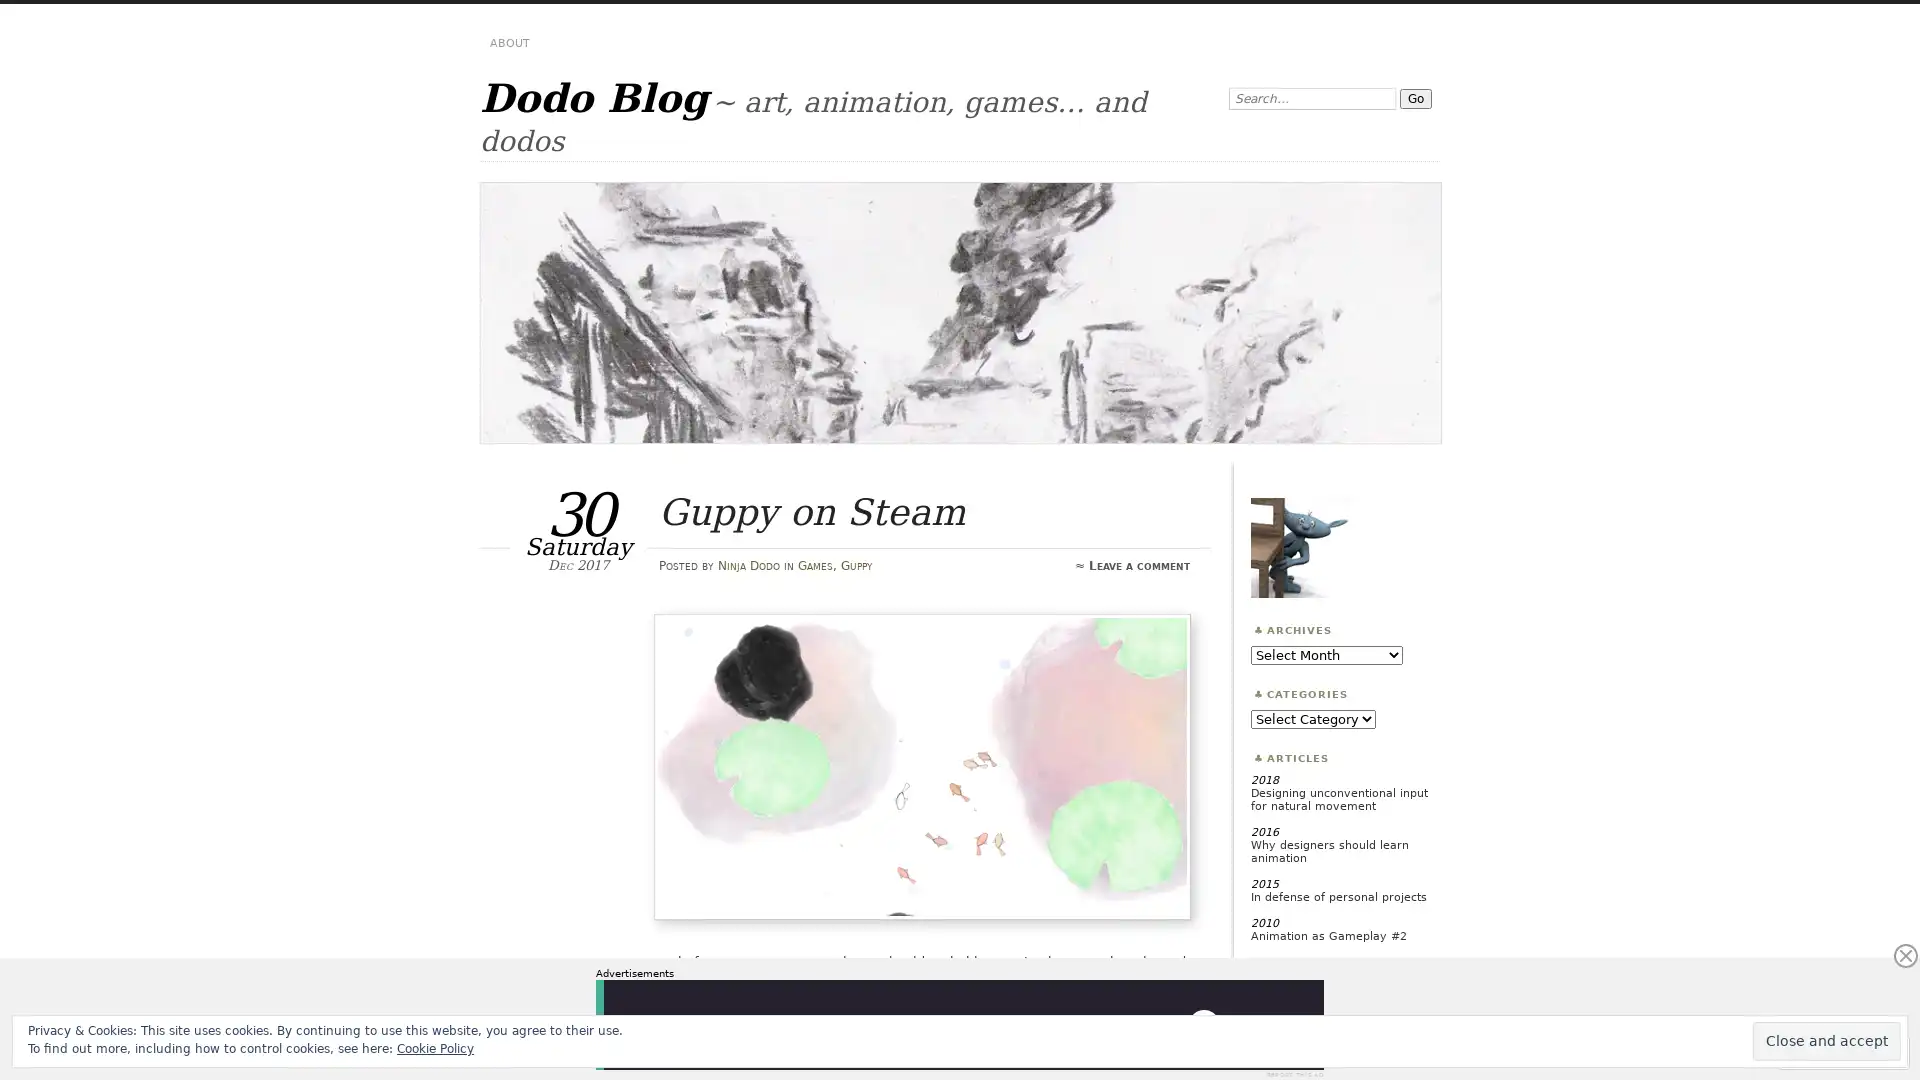  Describe the element at coordinates (1825, 1039) in the screenshot. I see `Close and accept` at that location.